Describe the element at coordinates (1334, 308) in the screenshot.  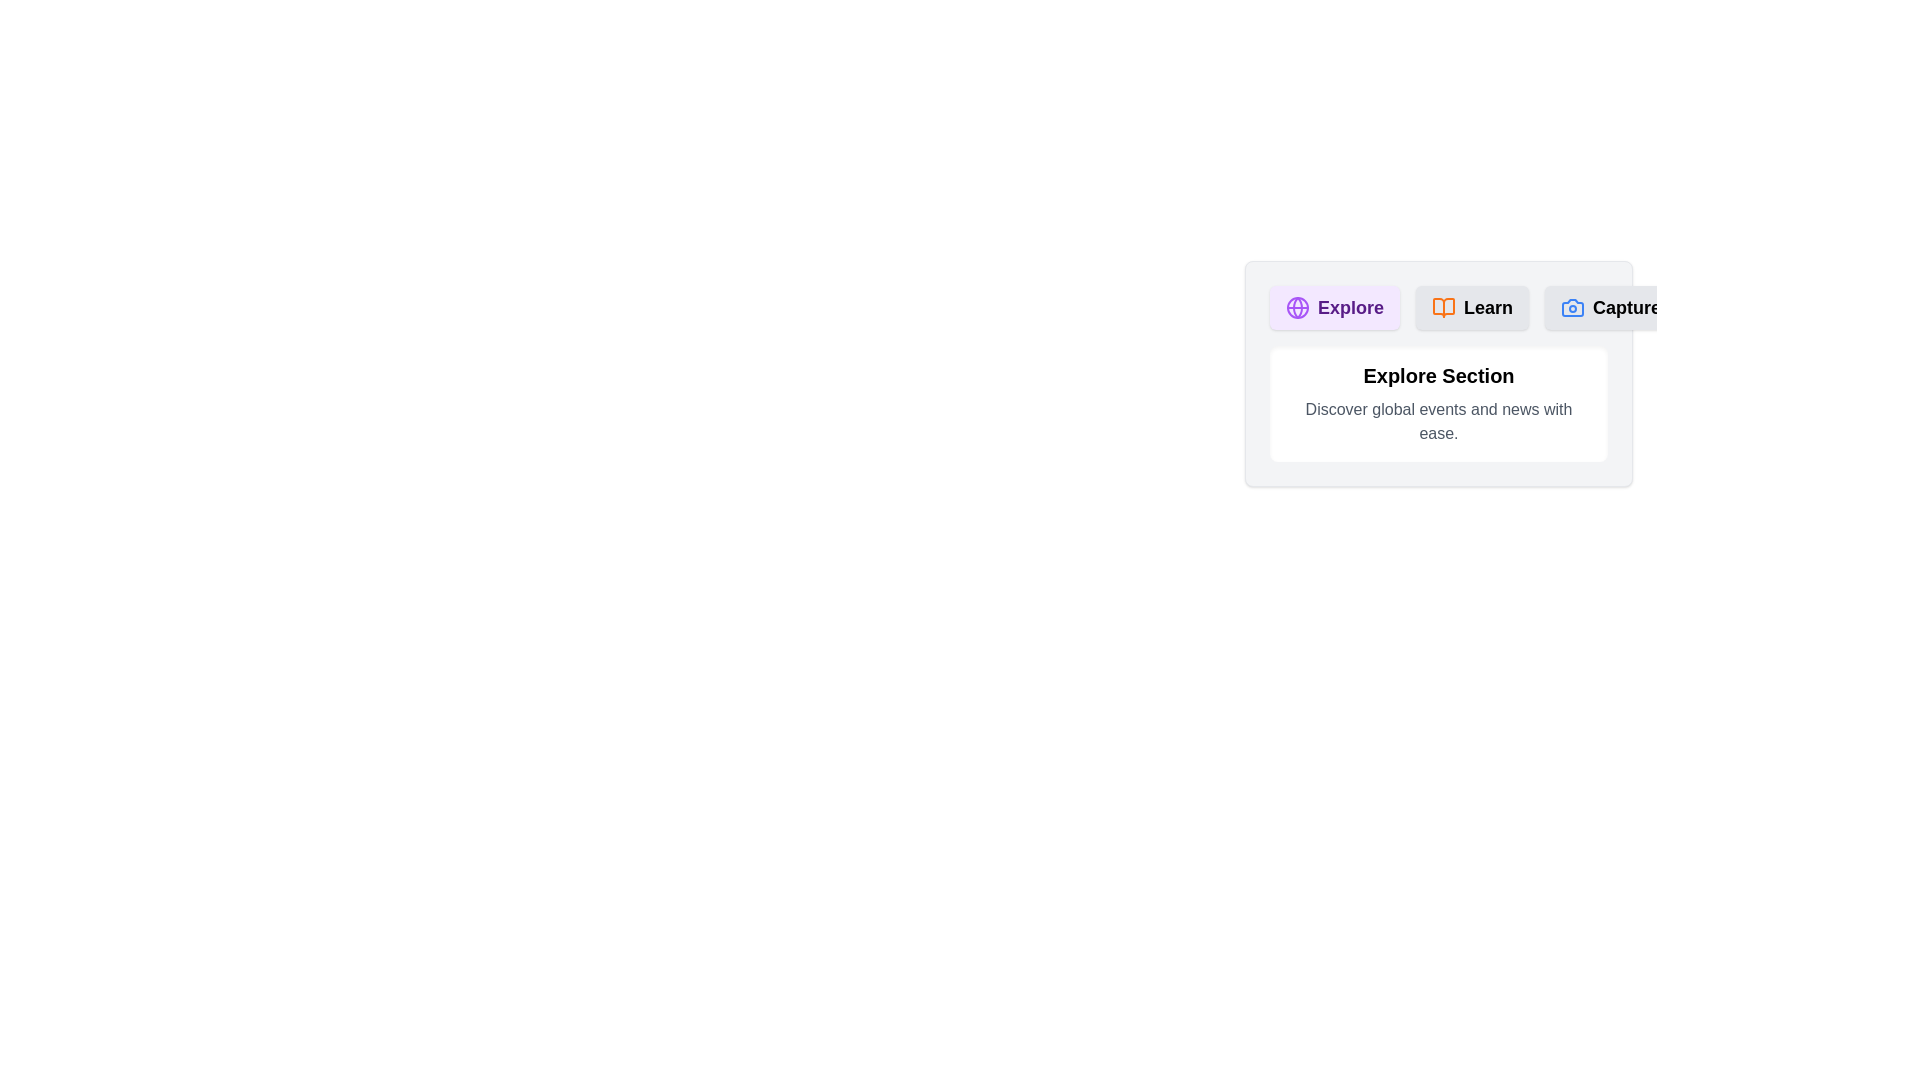
I see `the tab labeled Explore to activate it` at that location.